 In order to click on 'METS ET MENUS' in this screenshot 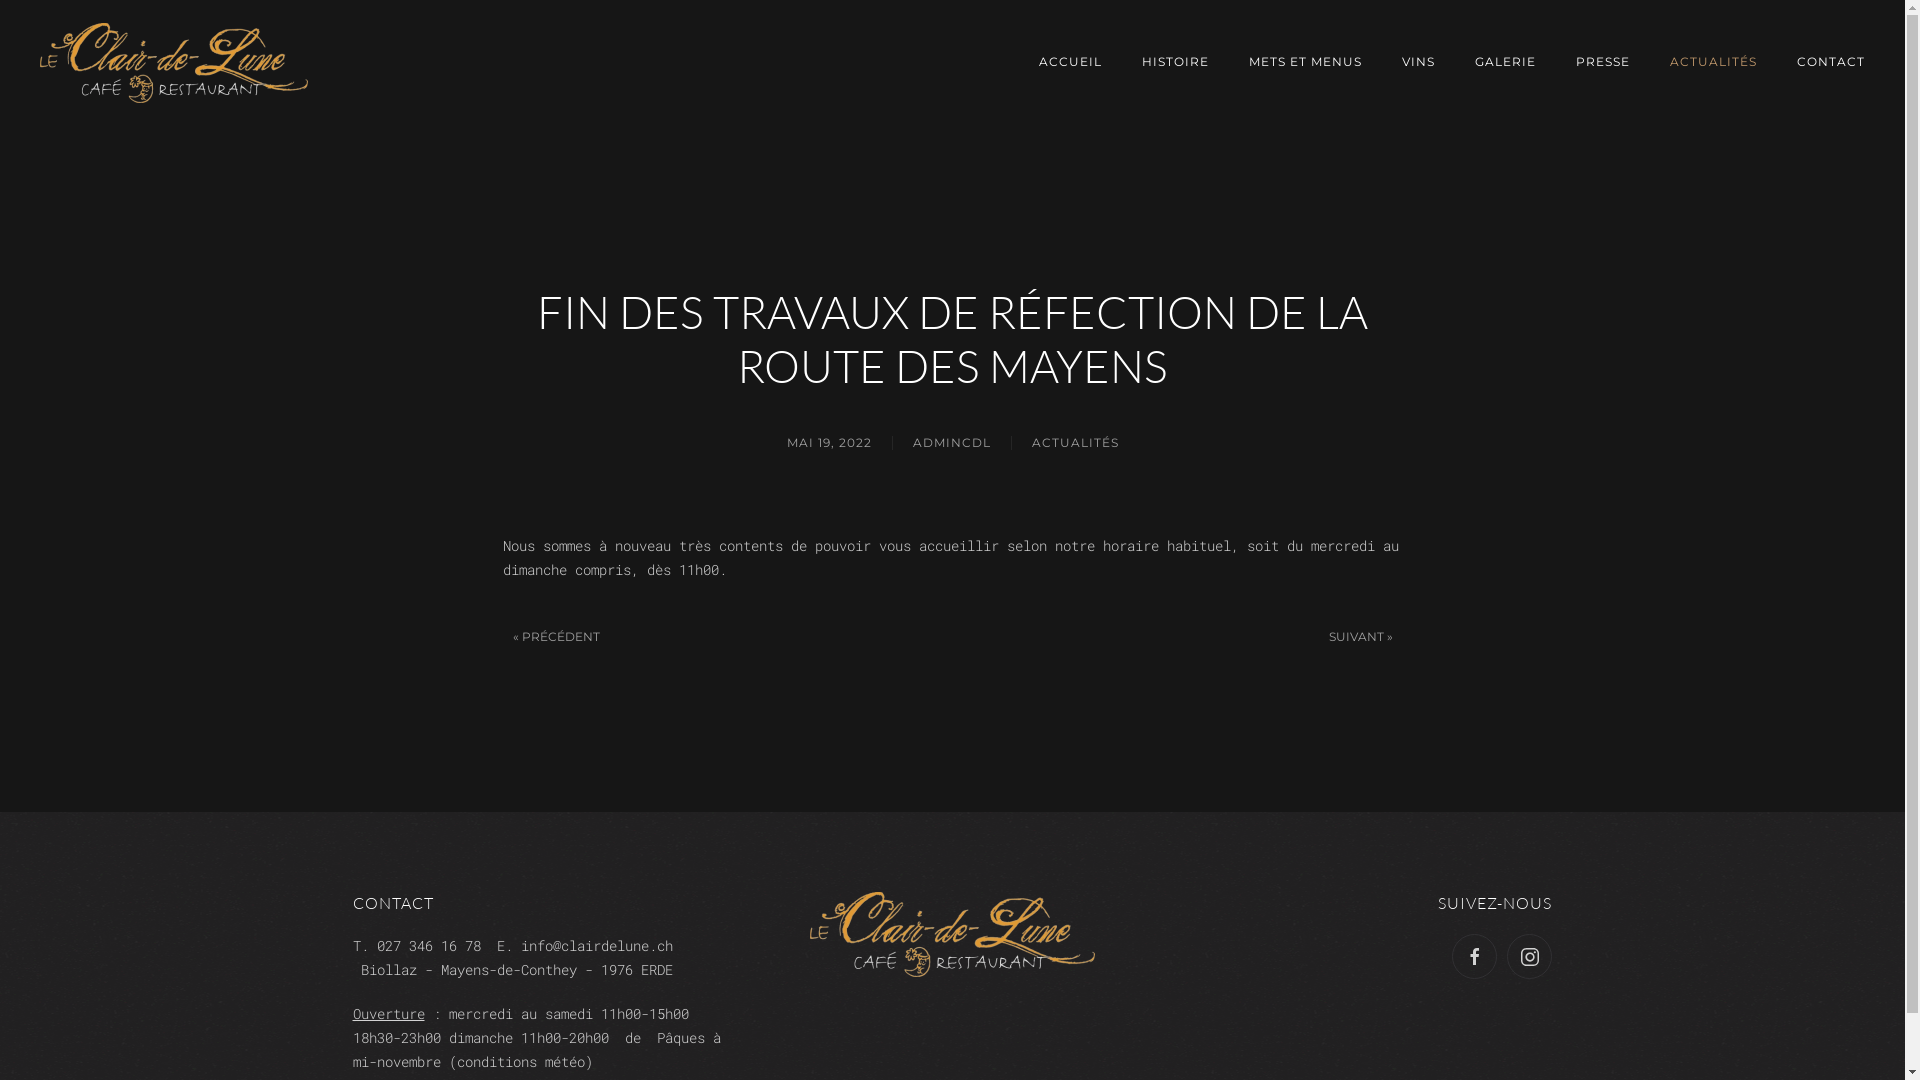, I will do `click(1305, 61)`.